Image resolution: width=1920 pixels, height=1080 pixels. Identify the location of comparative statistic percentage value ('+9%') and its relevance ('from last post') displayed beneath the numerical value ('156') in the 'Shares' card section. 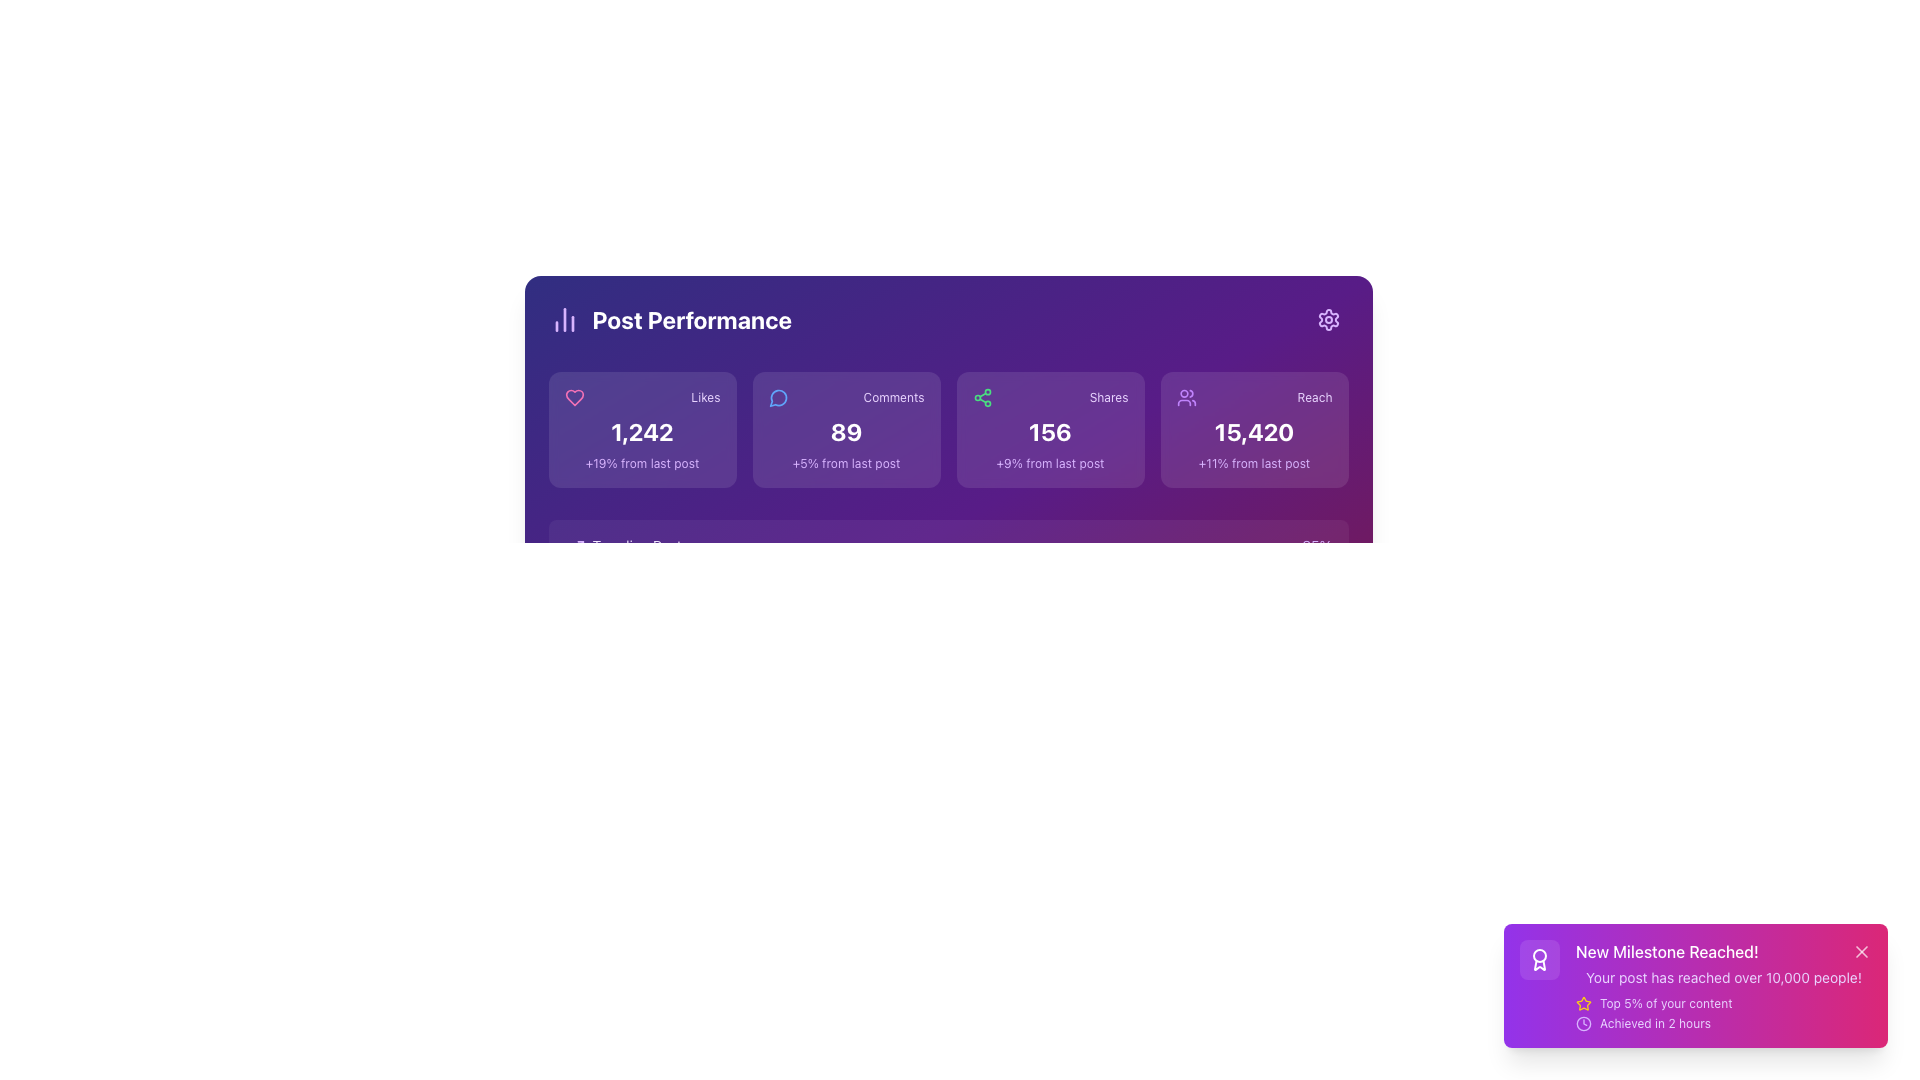
(1049, 463).